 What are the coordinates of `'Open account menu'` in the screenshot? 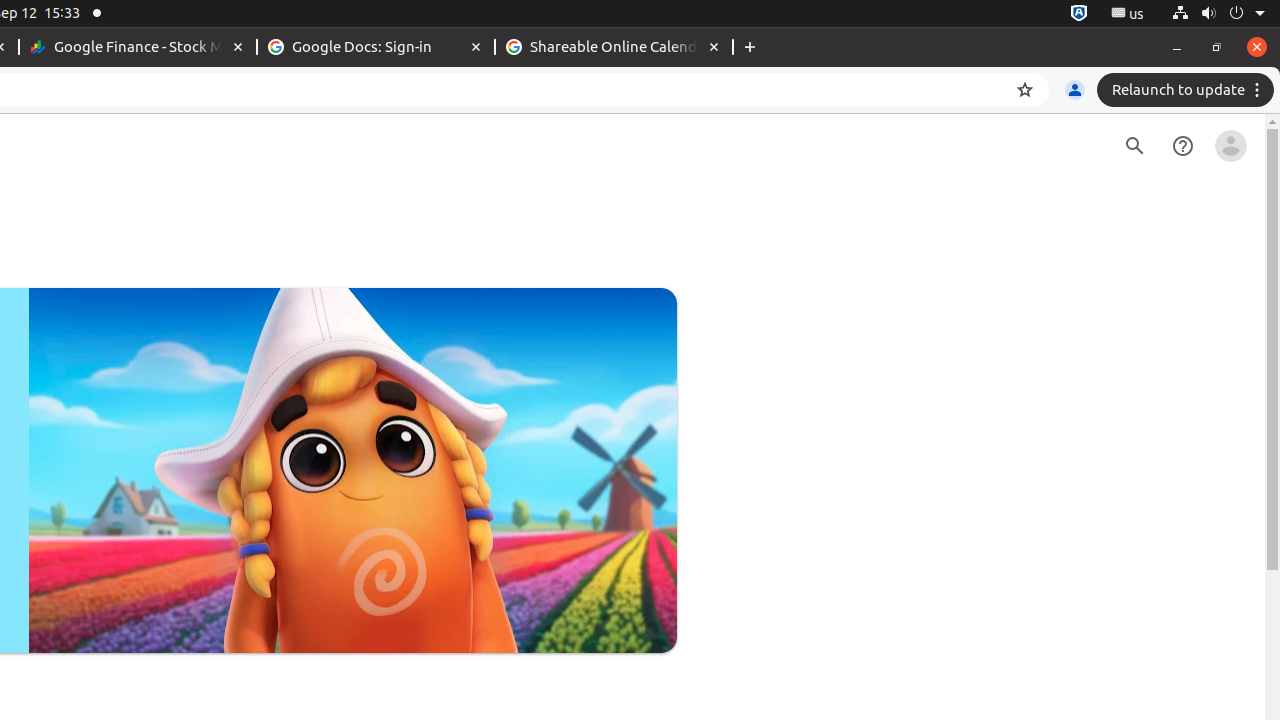 It's located at (1229, 145).